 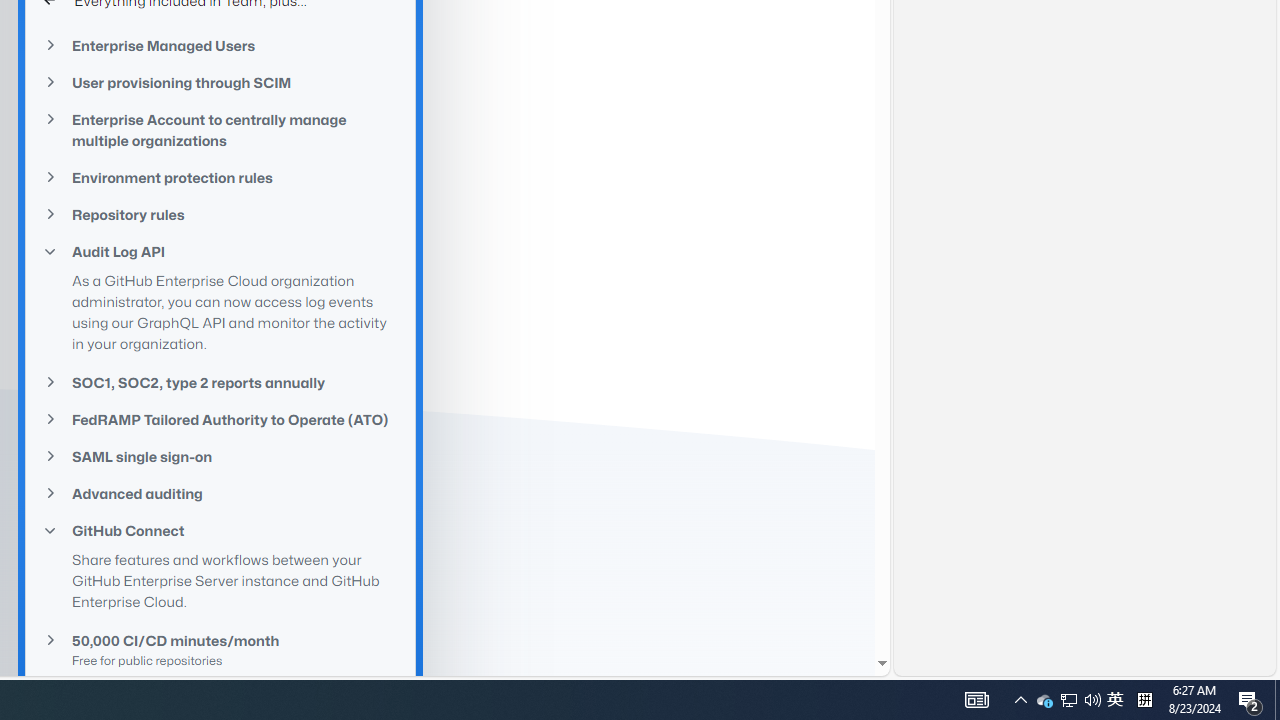 What do you see at coordinates (220, 250) in the screenshot?
I see `'Audit Log API'` at bounding box center [220, 250].